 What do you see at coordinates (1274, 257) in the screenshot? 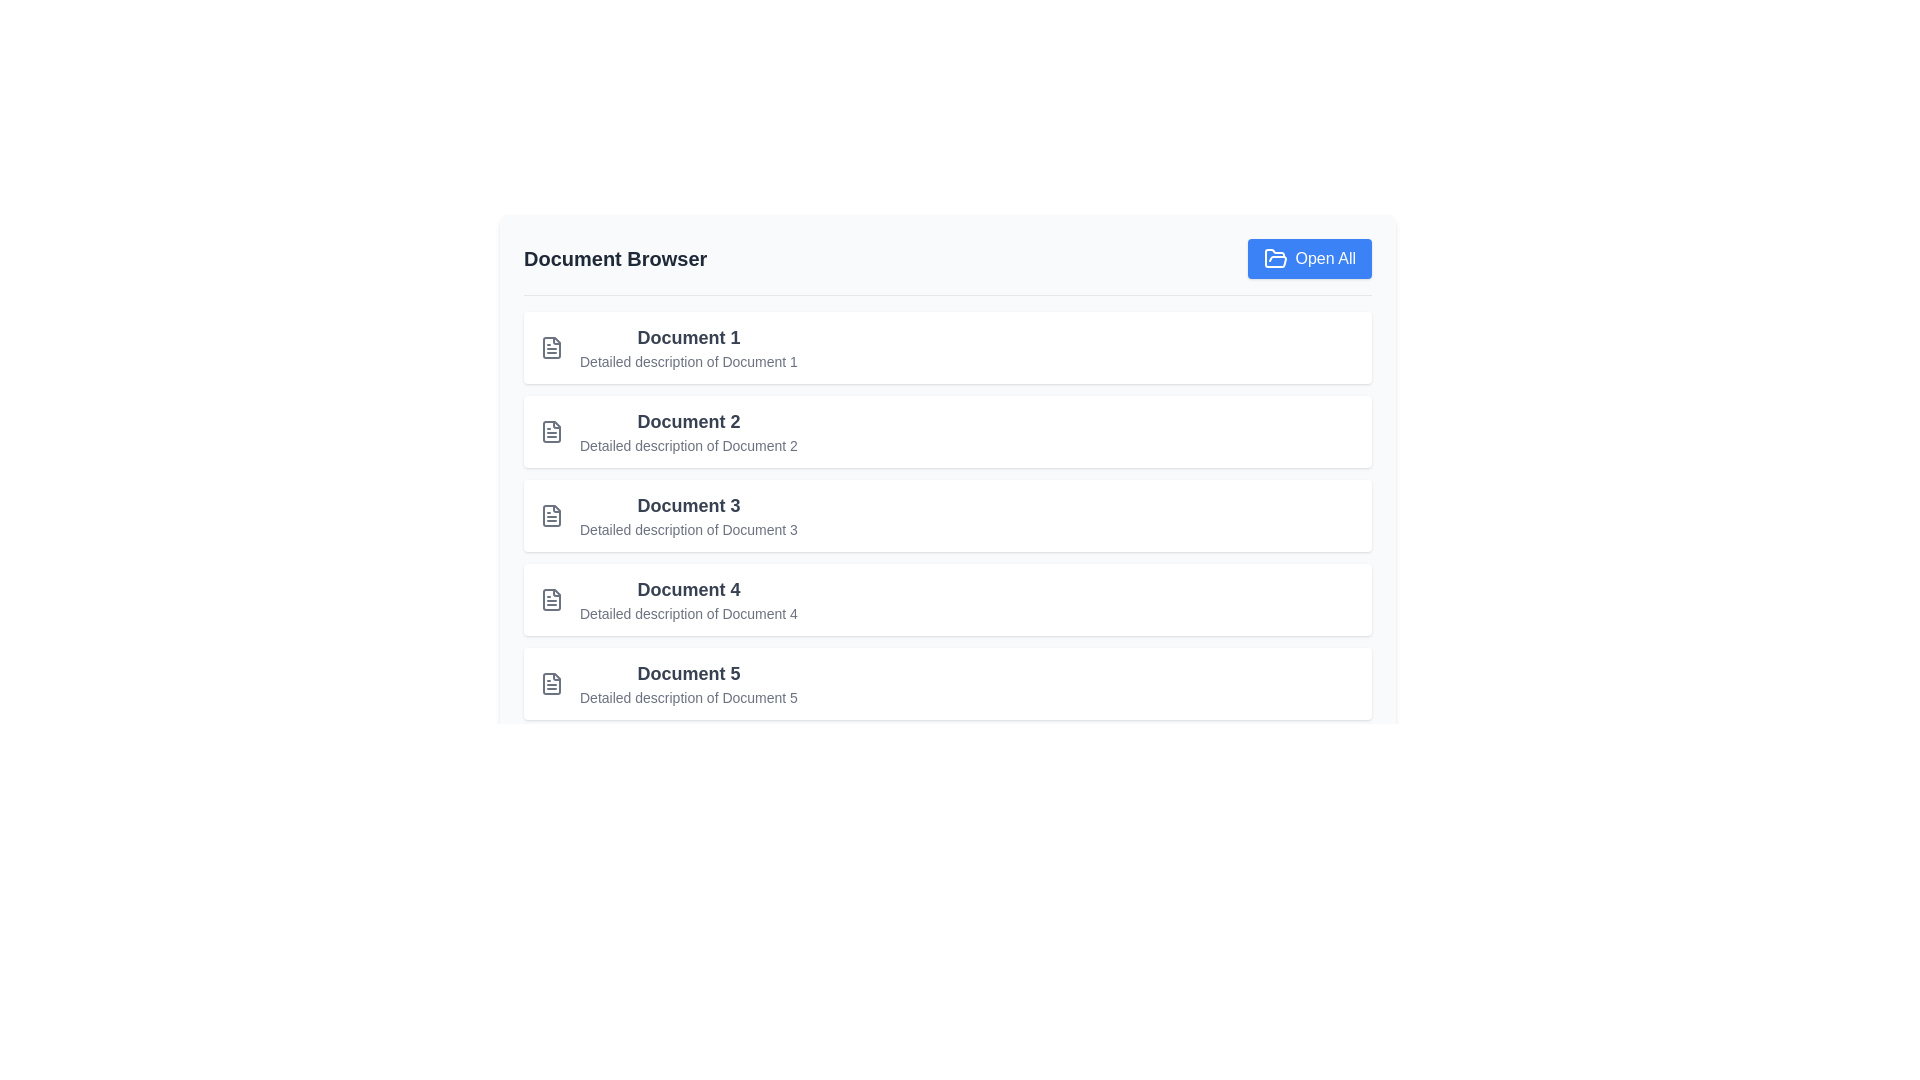
I see `the folder icon located to the left of the 'Open All' button's text, which visually indicates the button's function for managing or accessing folders` at bounding box center [1274, 257].